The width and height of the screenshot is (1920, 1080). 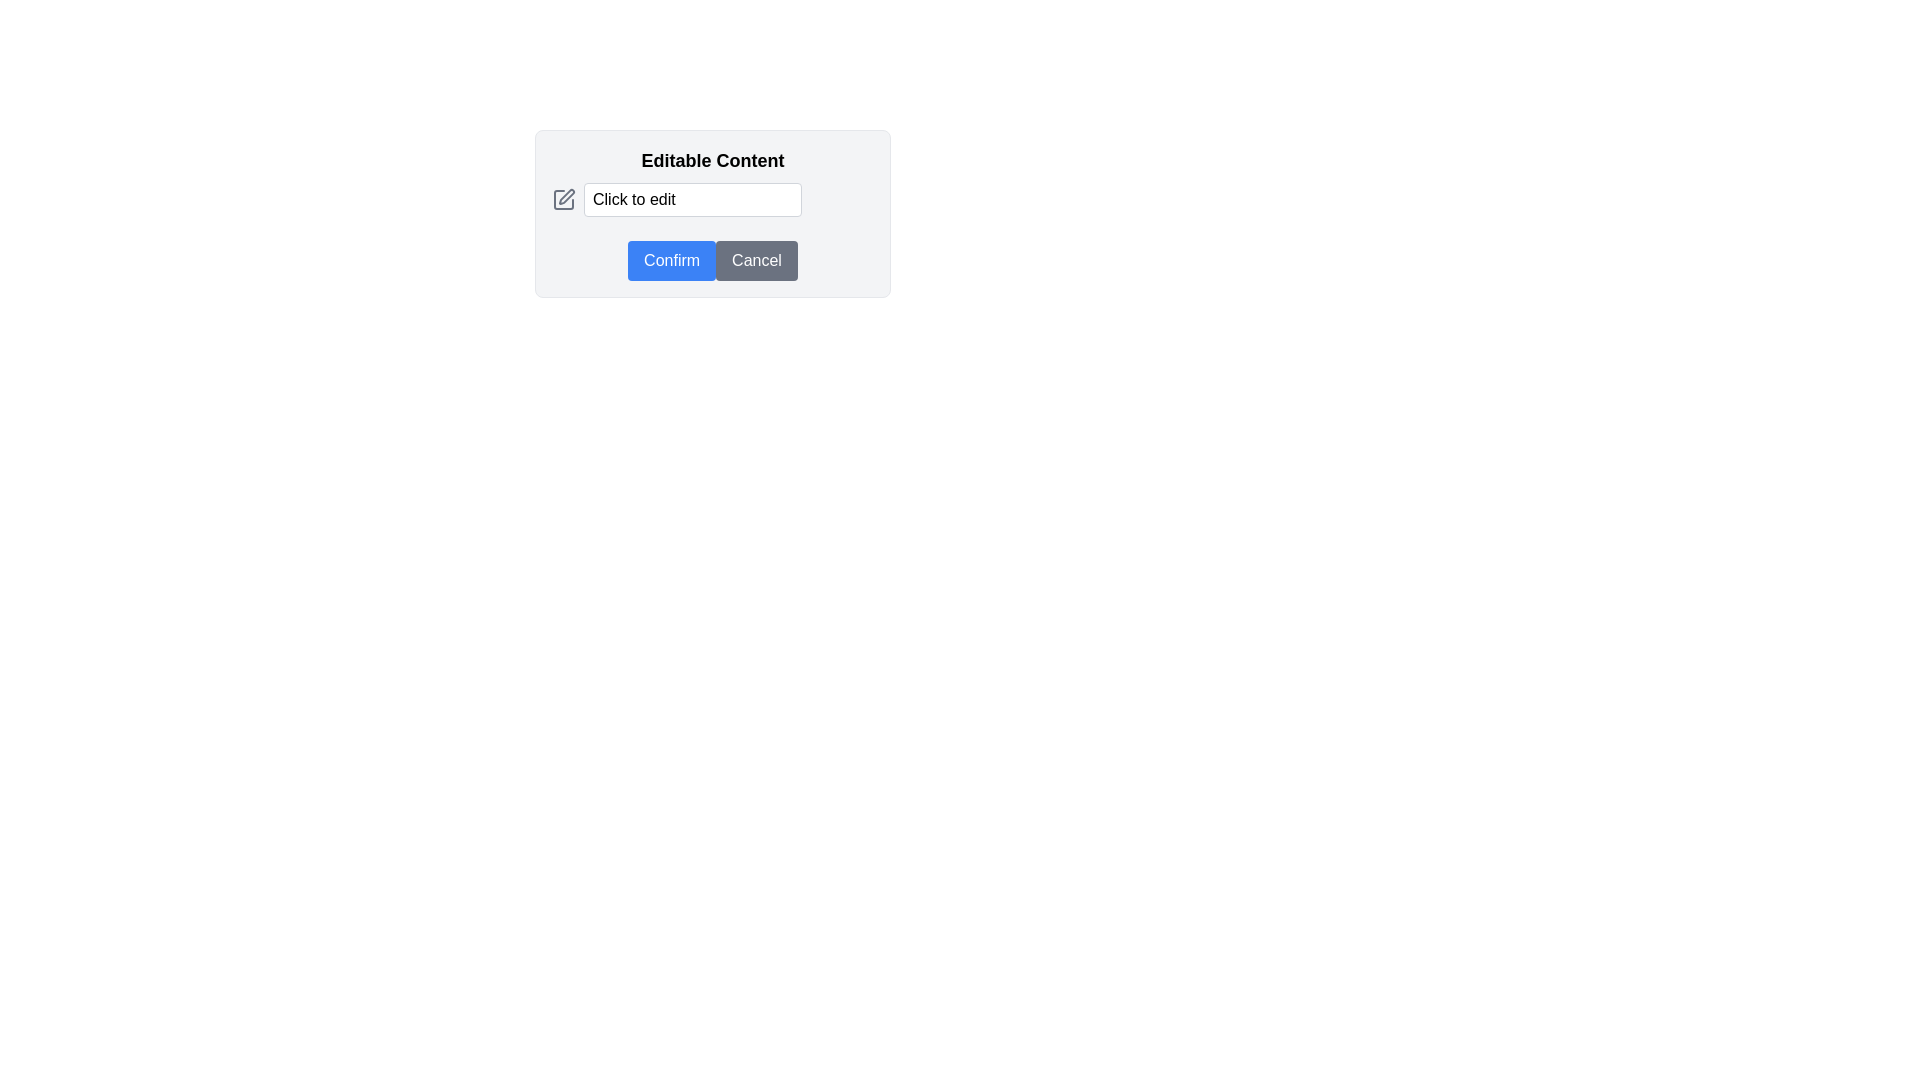 What do you see at coordinates (756, 260) in the screenshot?
I see `the 'Cancel' button, which is a rectangular button with rounded edges and white text, to observe its hover effect` at bounding box center [756, 260].